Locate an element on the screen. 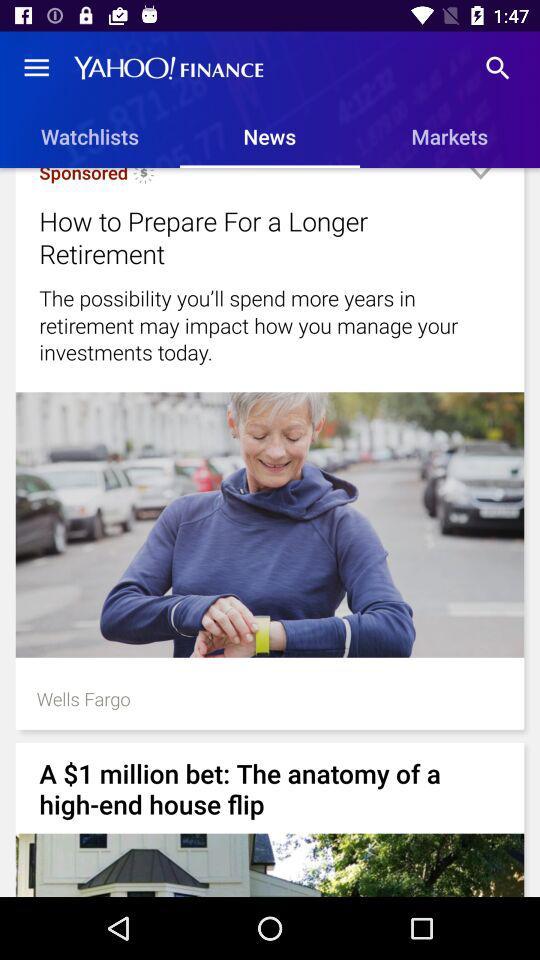 The image size is (540, 960). item above the the possibility you item is located at coordinates (245, 237).